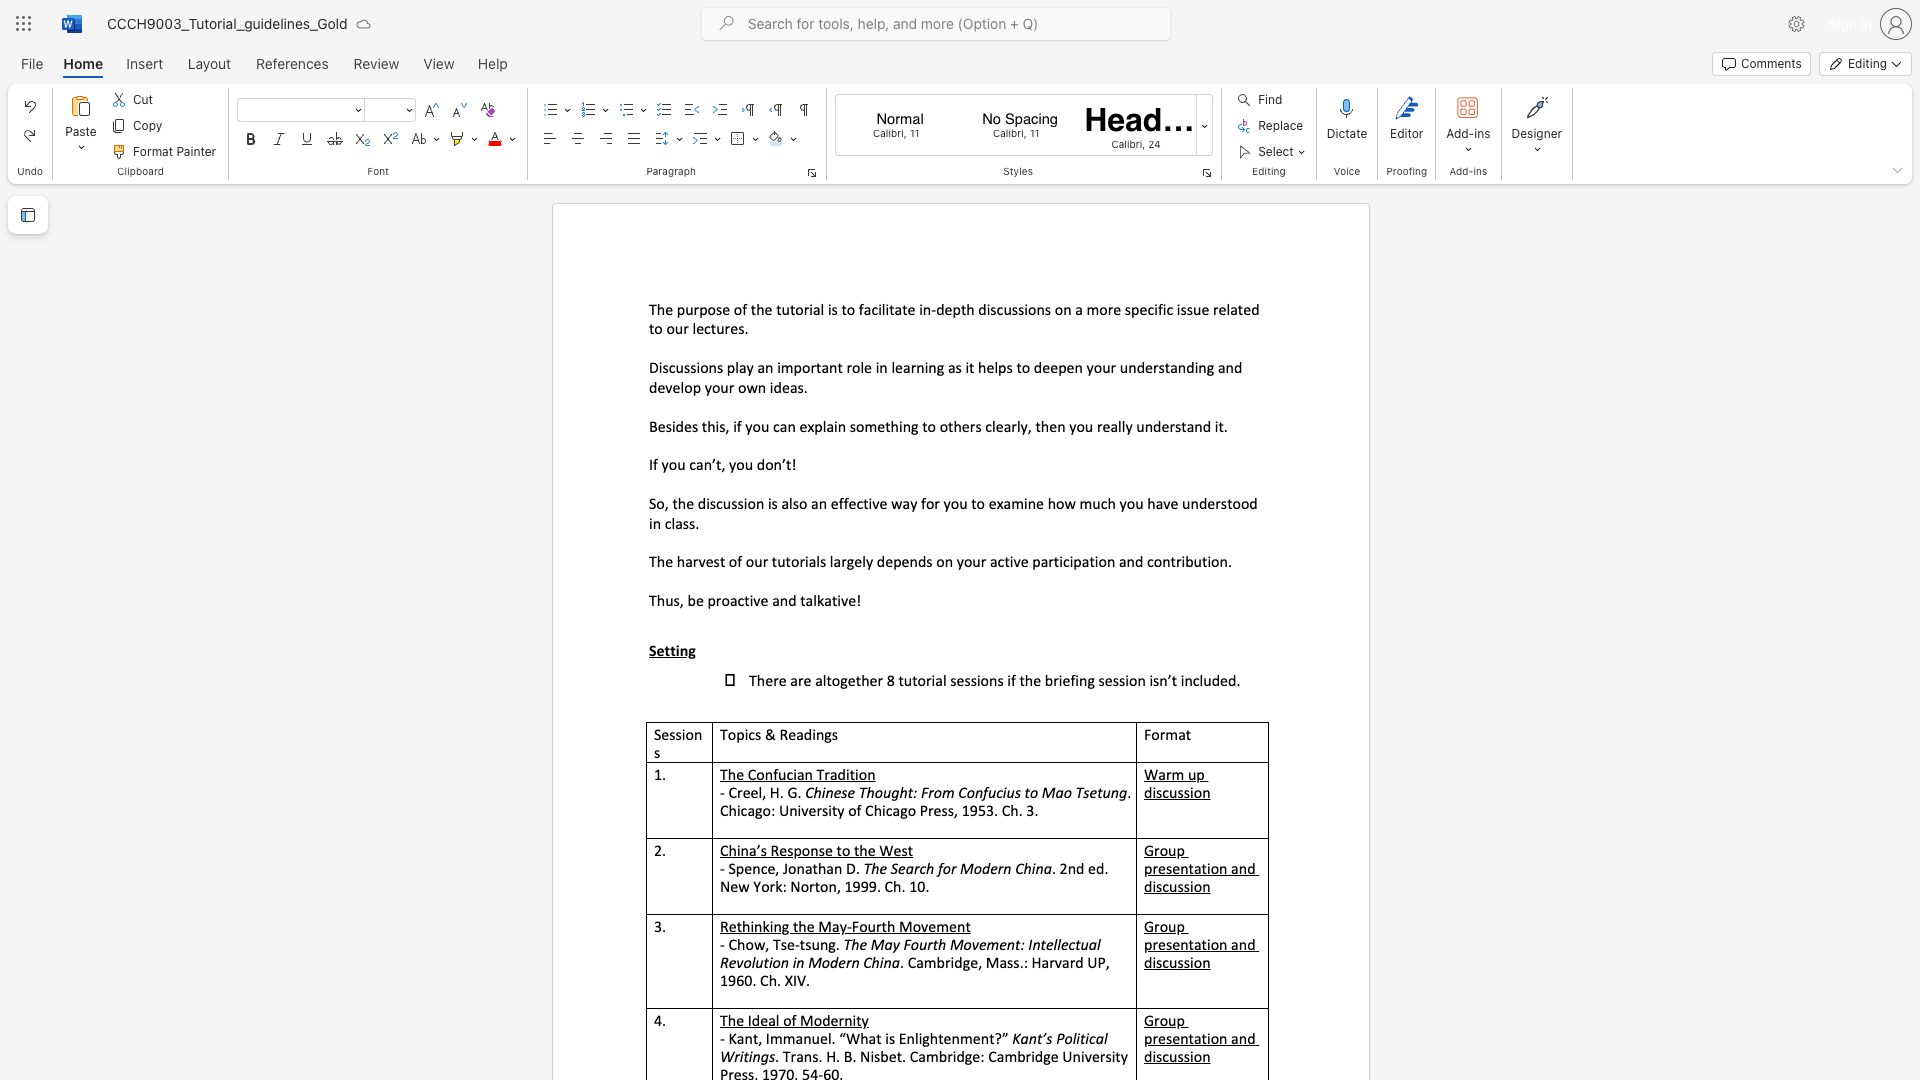 The width and height of the screenshot is (1920, 1080). What do you see at coordinates (716, 502) in the screenshot?
I see `the subset text "cussion is also an effective way for you to exami" within the text "So, the discussion is also an effective way for you to examine how much you have understood in class."` at bounding box center [716, 502].